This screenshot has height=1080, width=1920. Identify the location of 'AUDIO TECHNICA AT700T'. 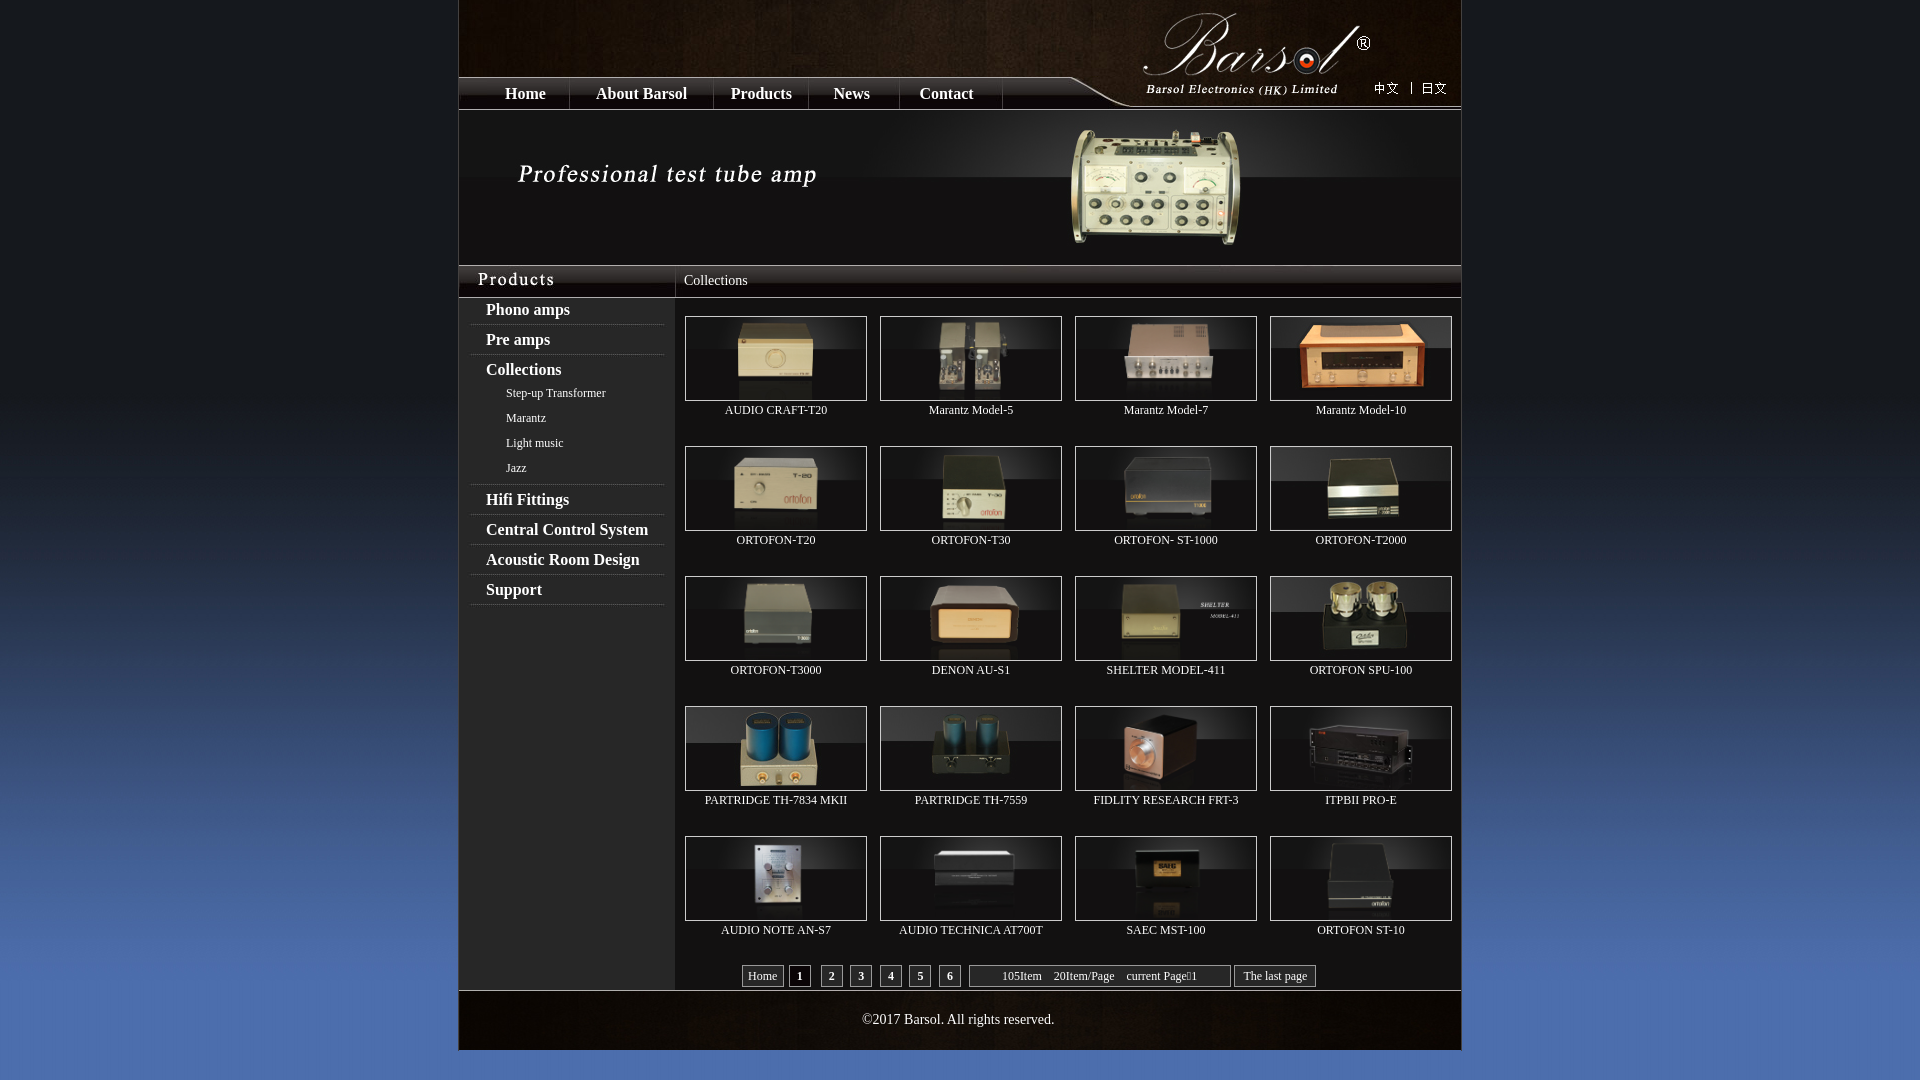
(970, 929).